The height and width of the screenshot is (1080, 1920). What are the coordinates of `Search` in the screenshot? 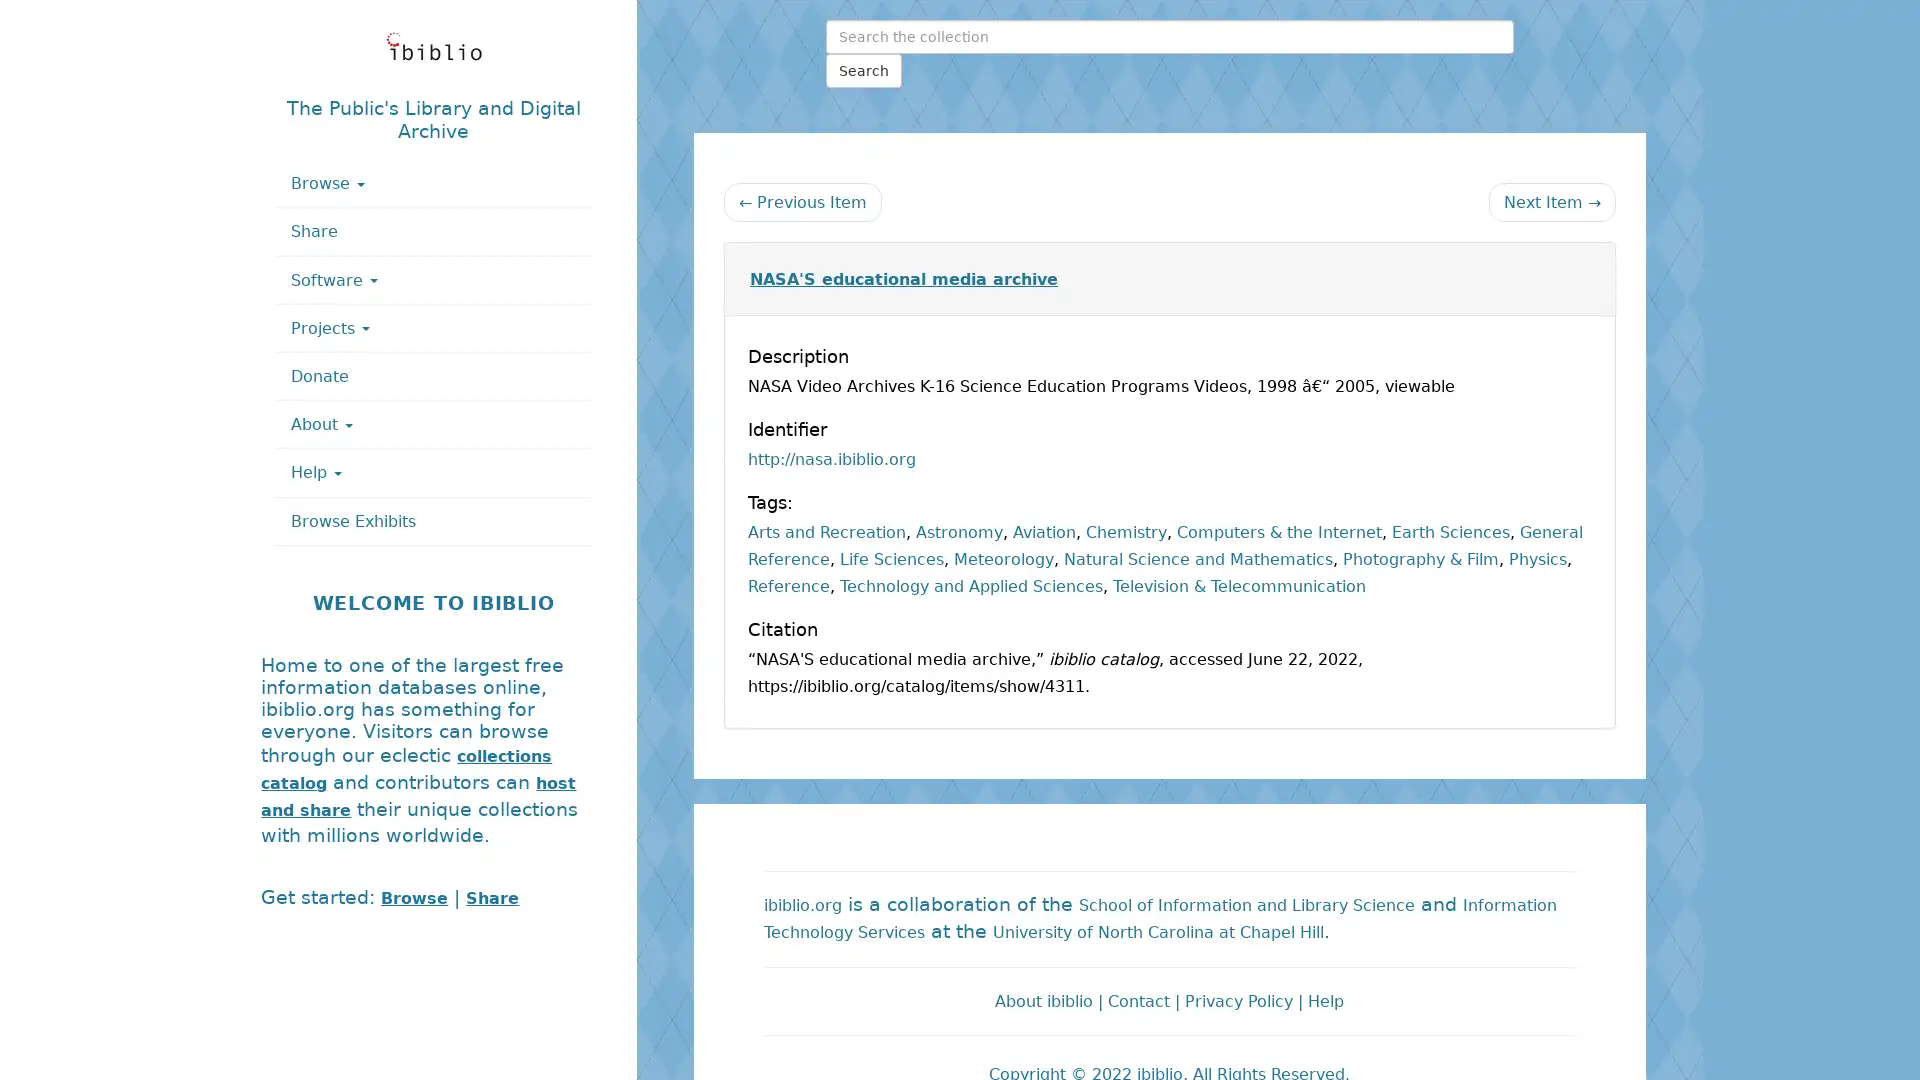 It's located at (863, 69).